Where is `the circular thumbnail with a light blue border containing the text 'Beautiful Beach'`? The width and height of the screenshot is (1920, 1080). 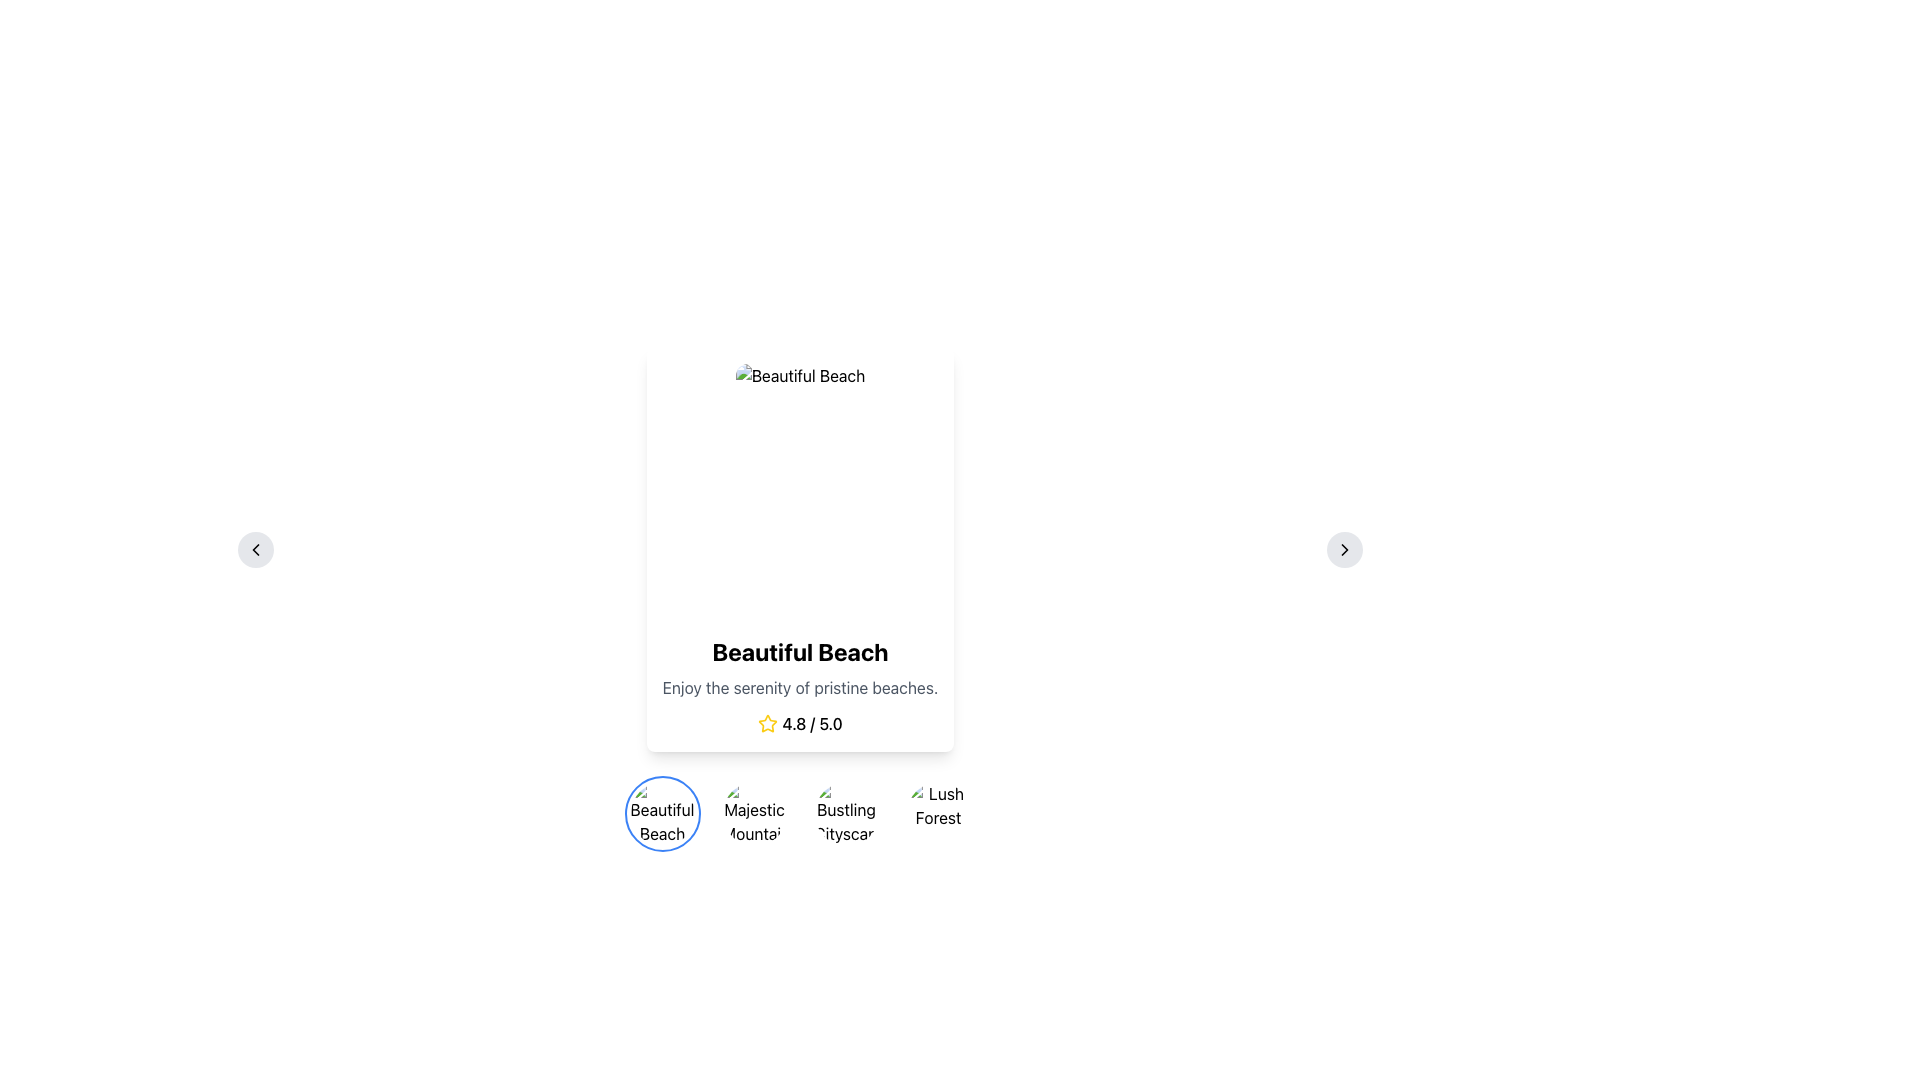 the circular thumbnail with a light blue border containing the text 'Beautiful Beach' is located at coordinates (662, 813).